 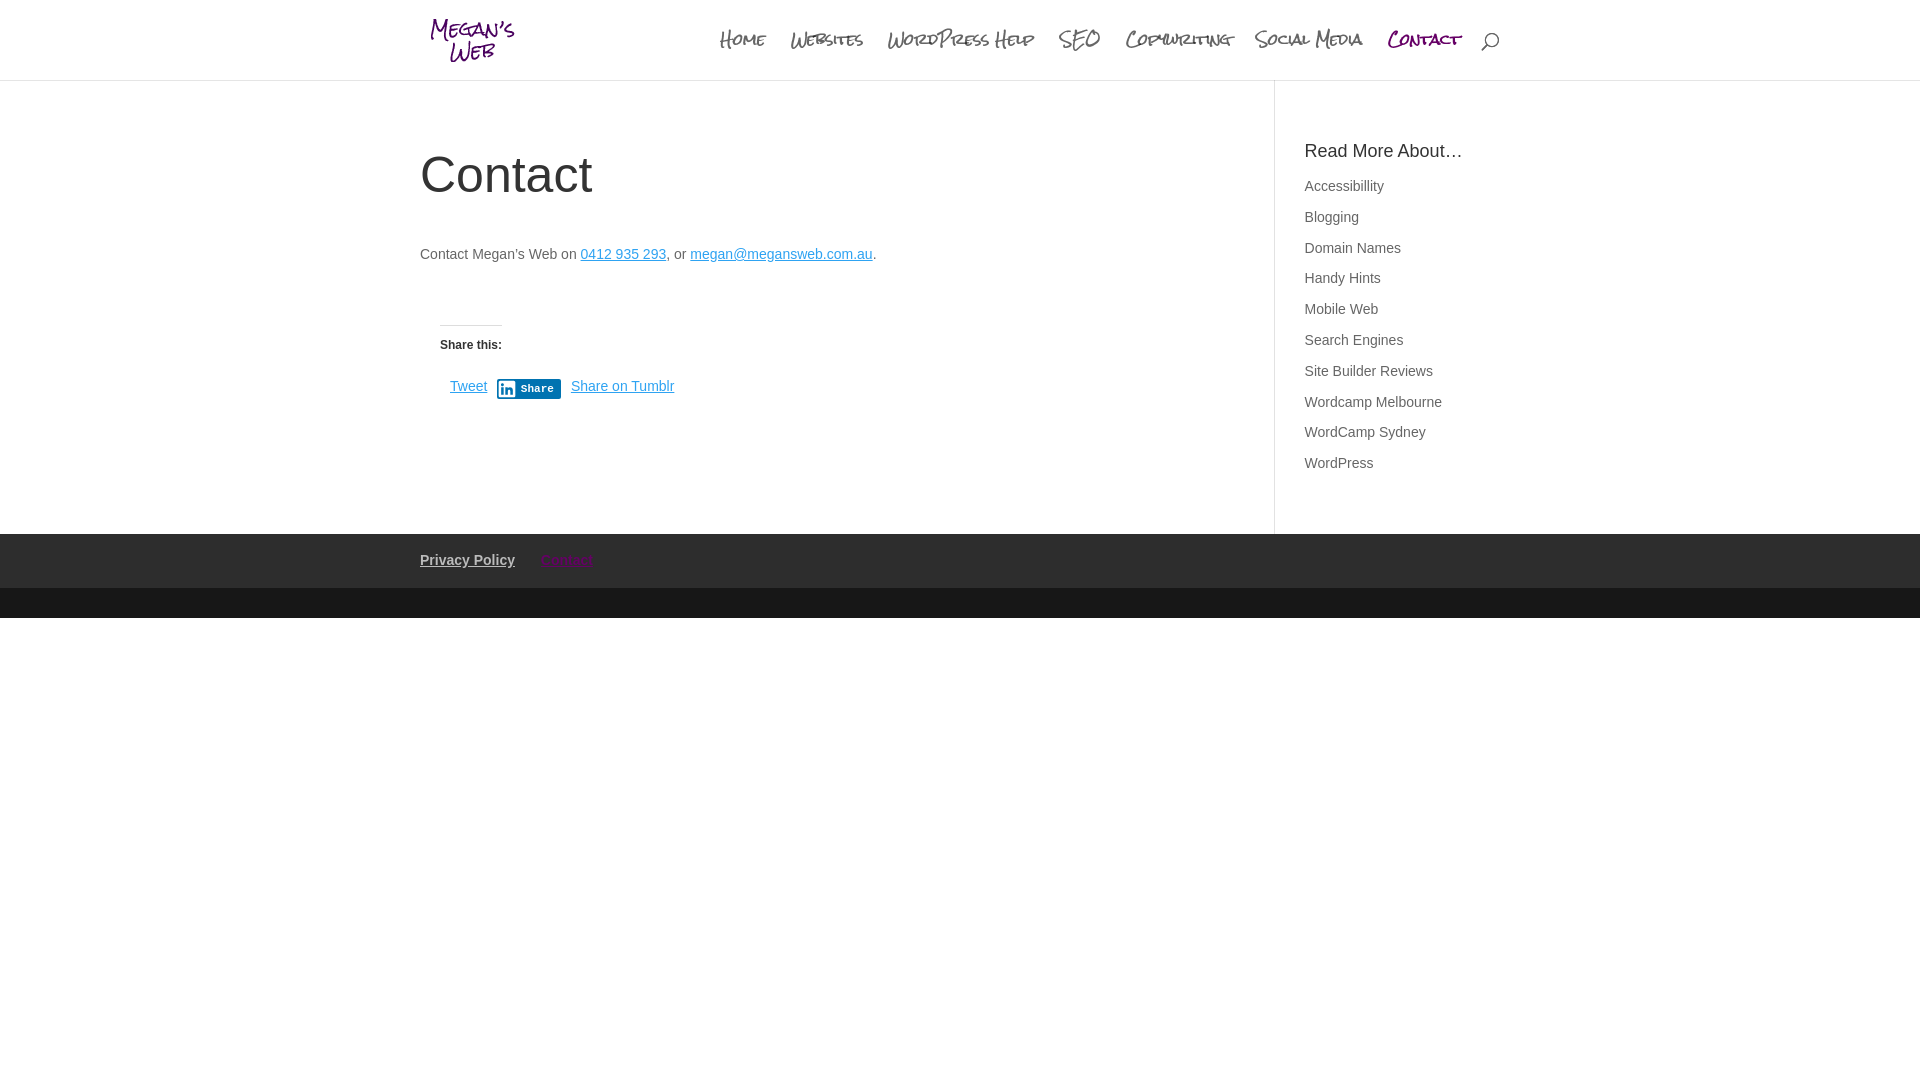 What do you see at coordinates (1354, 338) in the screenshot?
I see `'Search Engines'` at bounding box center [1354, 338].